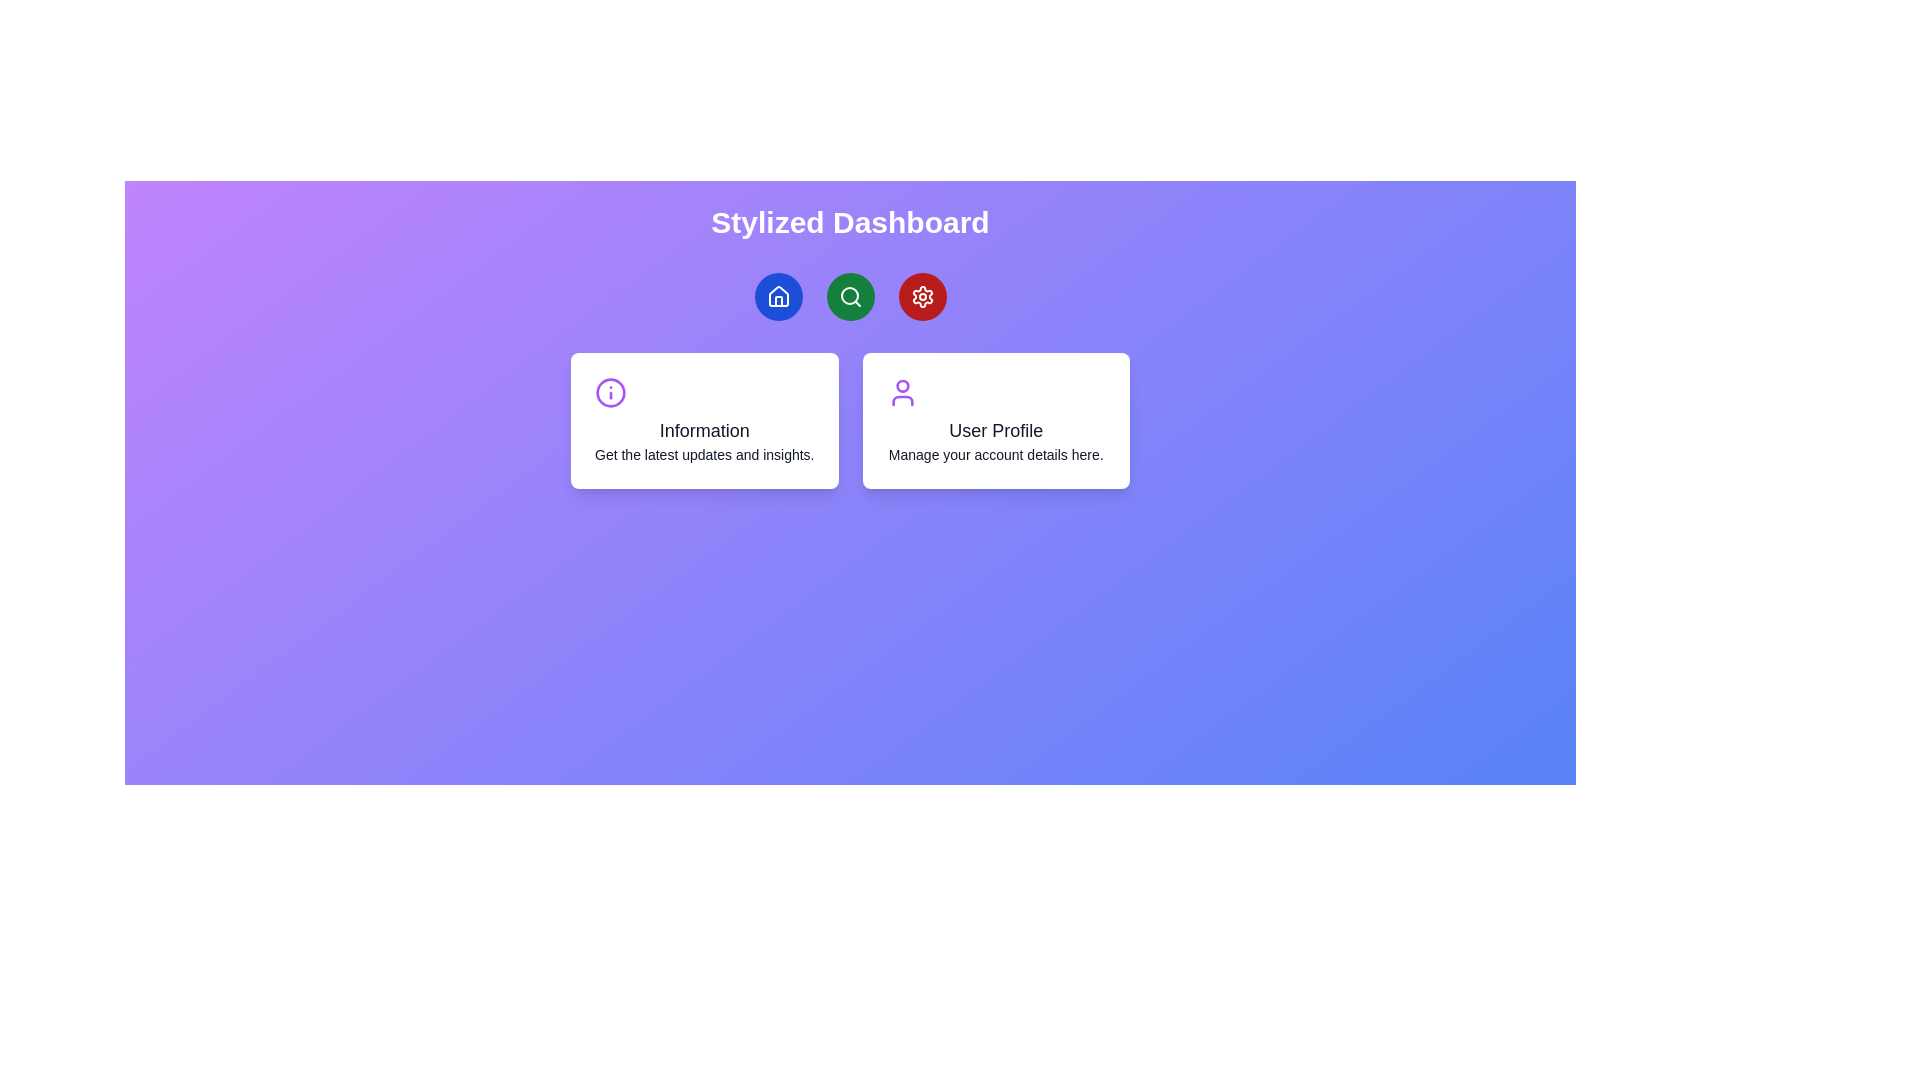 Image resolution: width=1920 pixels, height=1080 pixels. Describe the element at coordinates (850, 297) in the screenshot. I see `the circular search button with a green background and a magnifying glass symbol, located between the blue house button and the red gear button, to initiate a search action` at that location.